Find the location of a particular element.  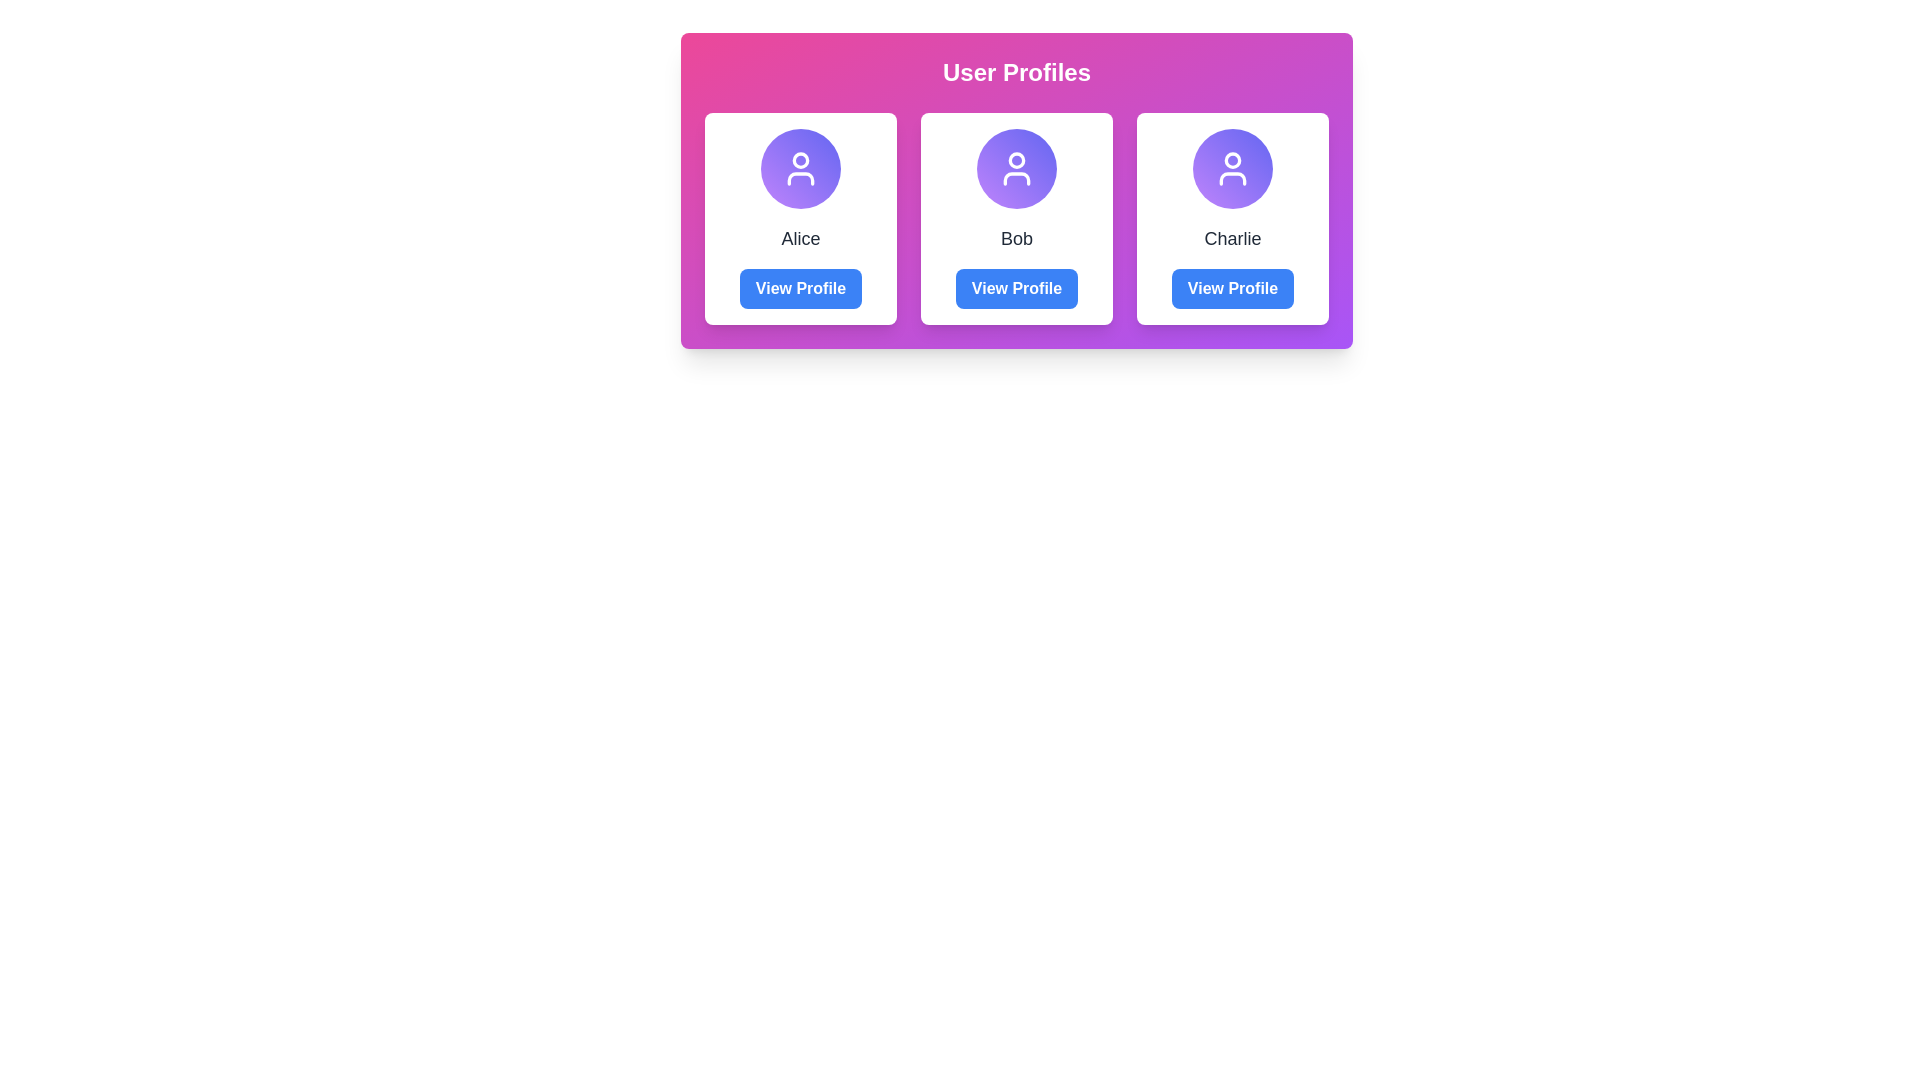

the button located below the text displaying 'Bob' in the second user profile card is located at coordinates (1017, 289).